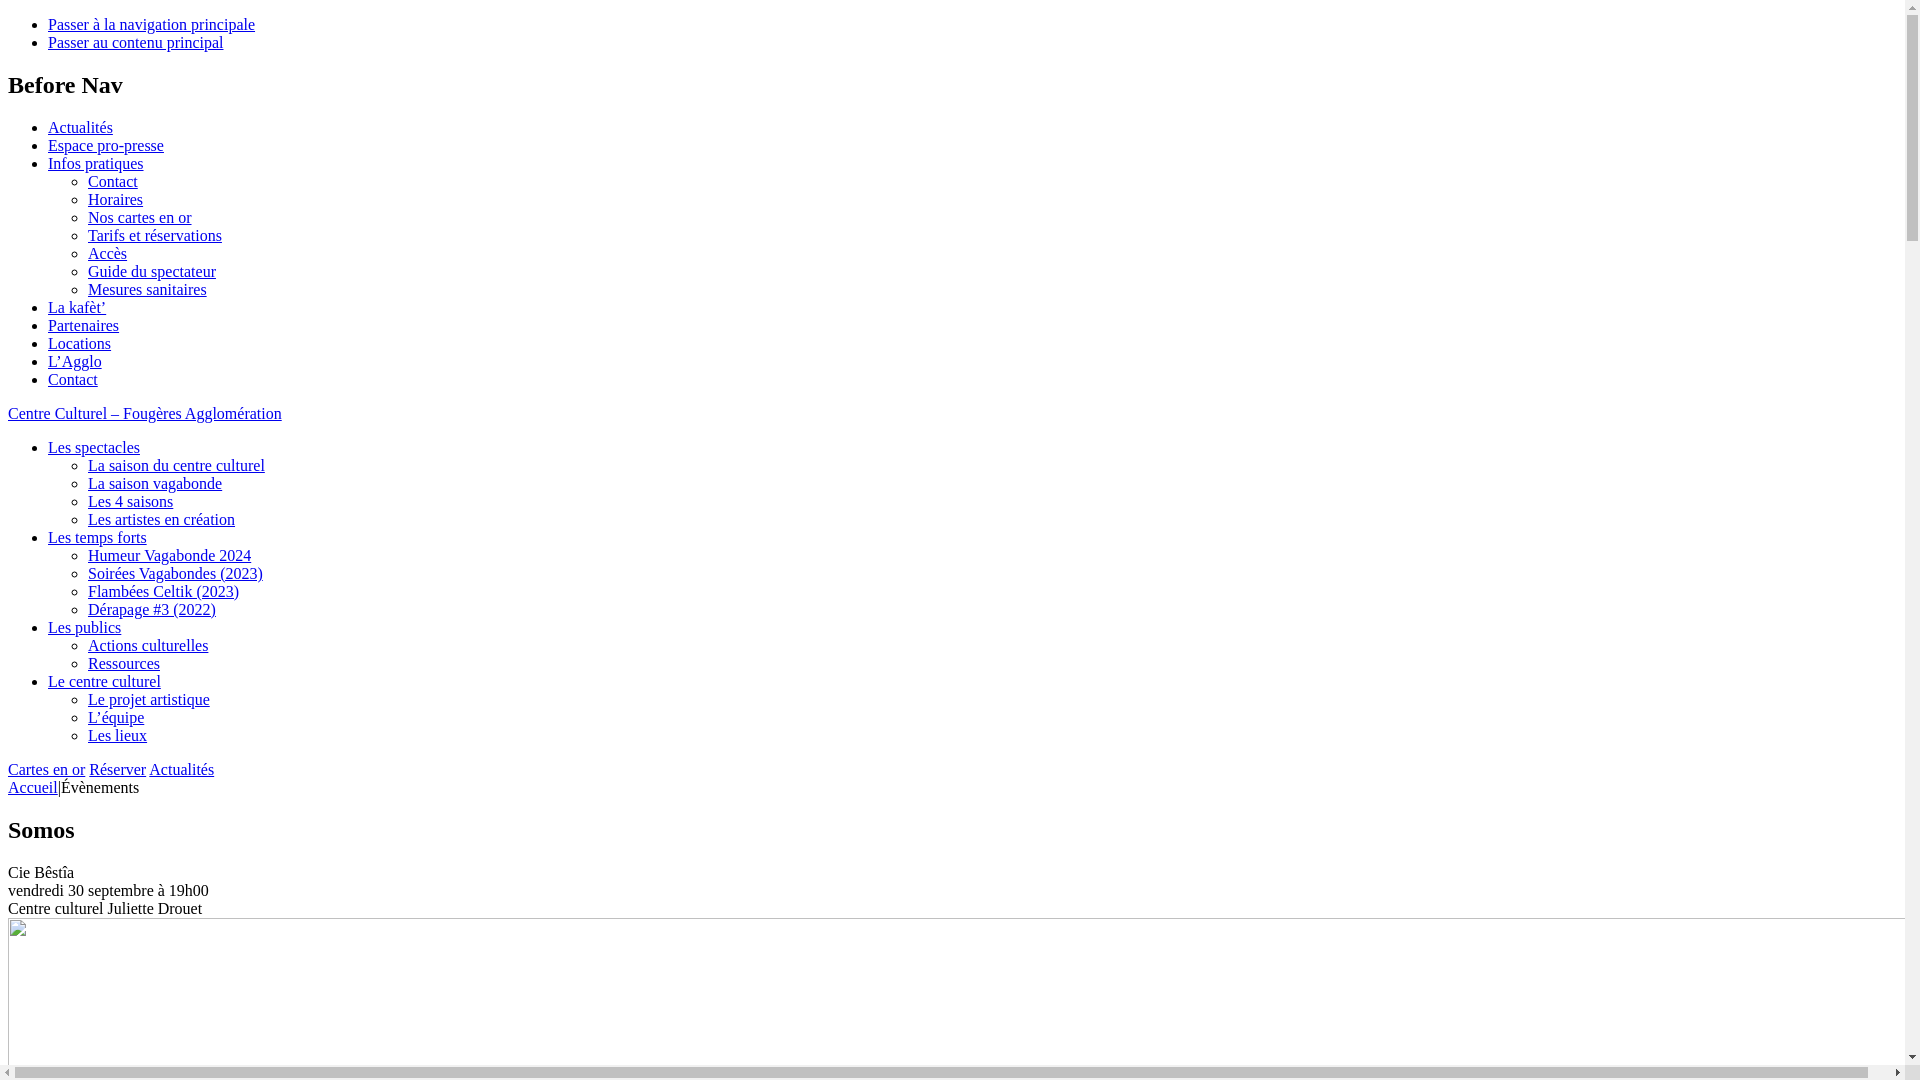 This screenshot has height=1080, width=1920. What do you see at coordinates (8, 786) in the screenshot?
I see `'Accueil'` at bounding box center [8, 786].